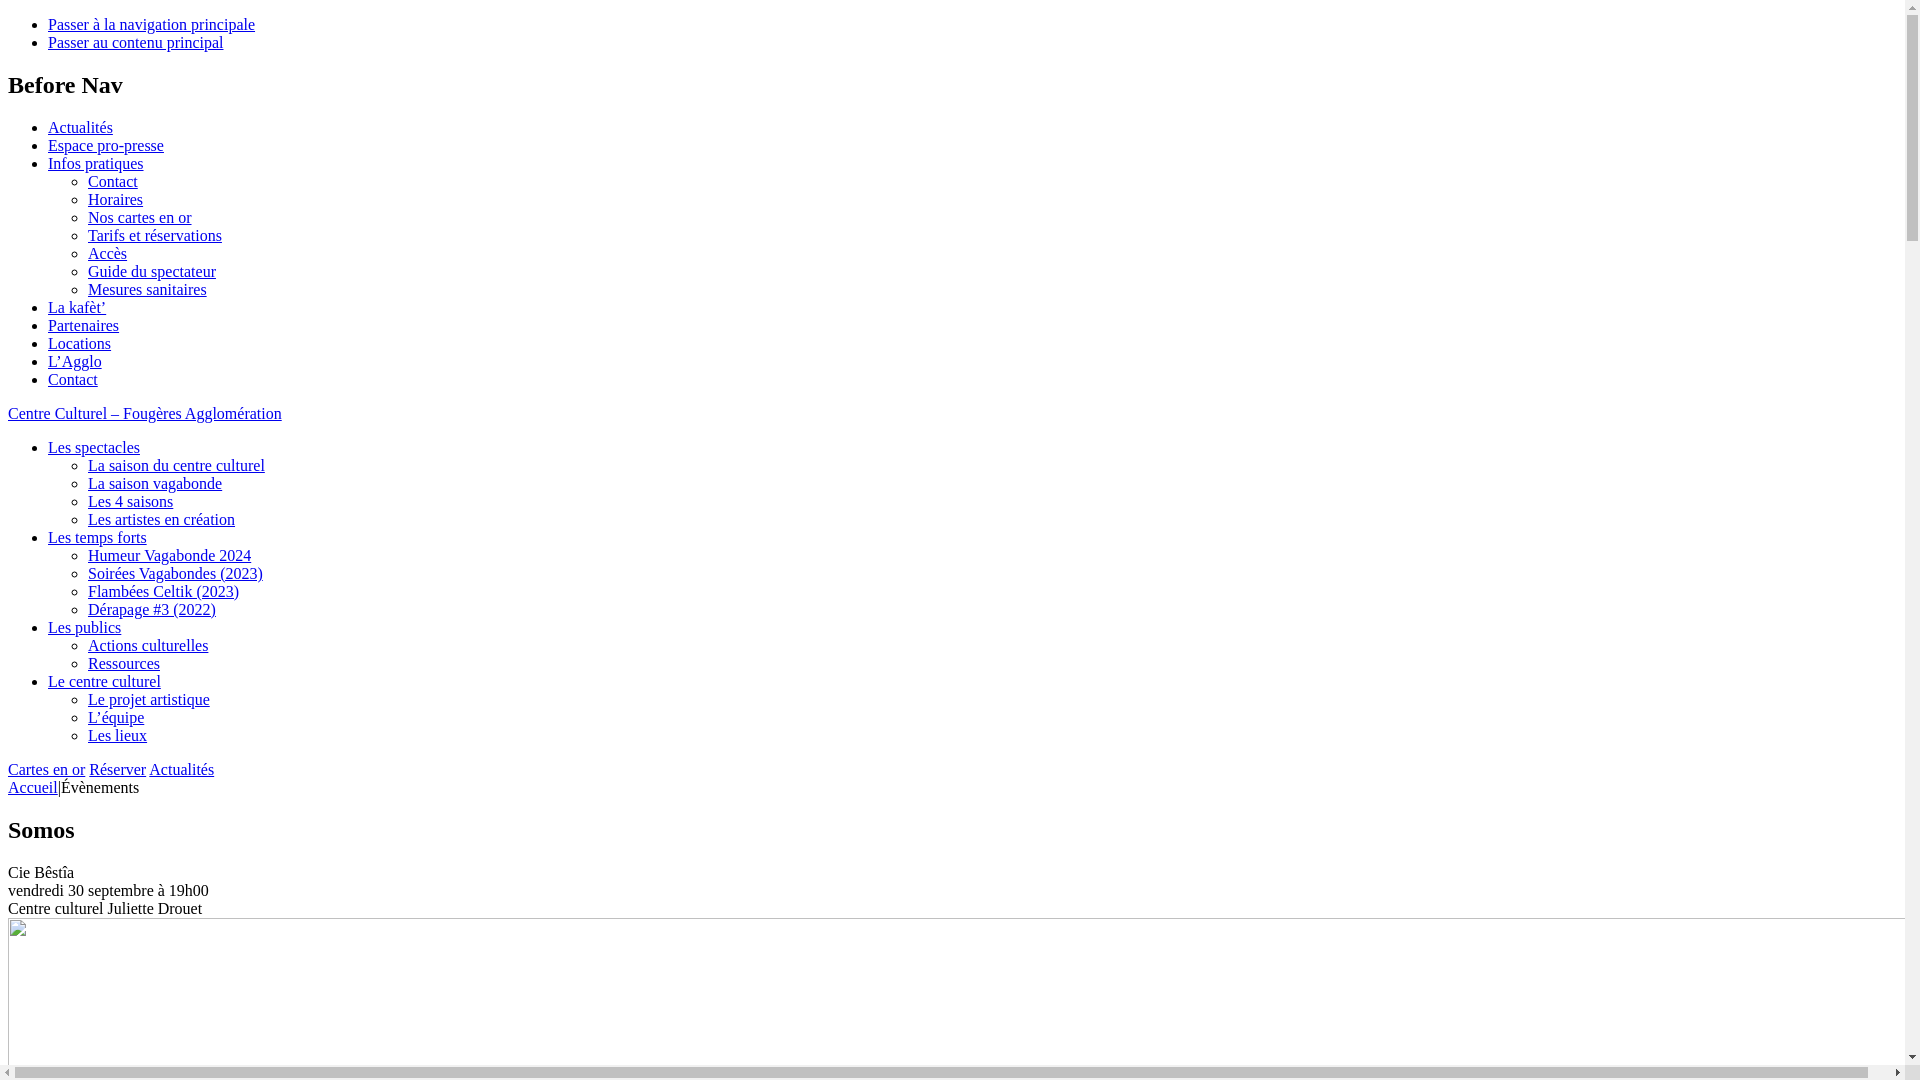 This screenshot has height=1080, width=1920. What do you see at coordinates (8, 786) in the screenshot?
I see `'Accueil'` at bounding box center [8, 786].